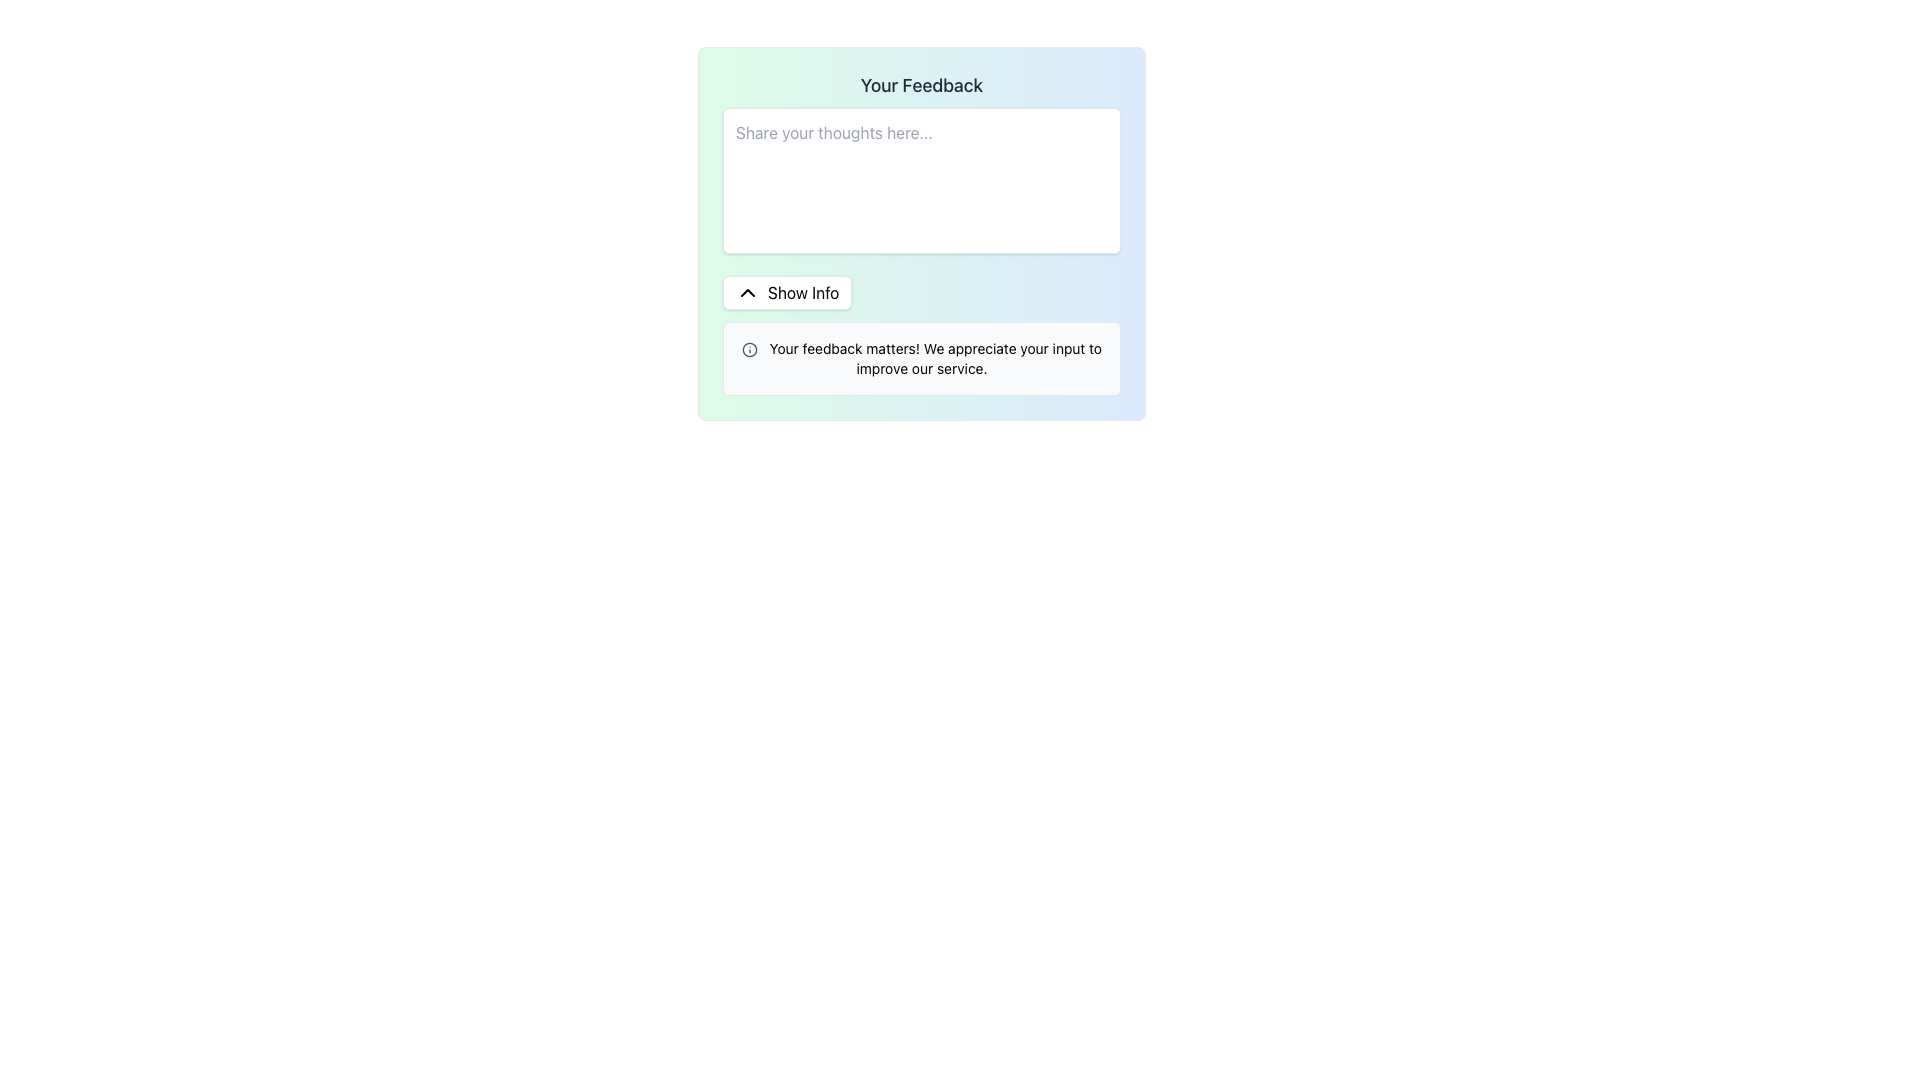  Describe the element at coordinates (920, 357) in the screenshot. I see `the Informational Text Box with the message 'Your feedback matters! We appreciate your input to improve our service.'` at that location.